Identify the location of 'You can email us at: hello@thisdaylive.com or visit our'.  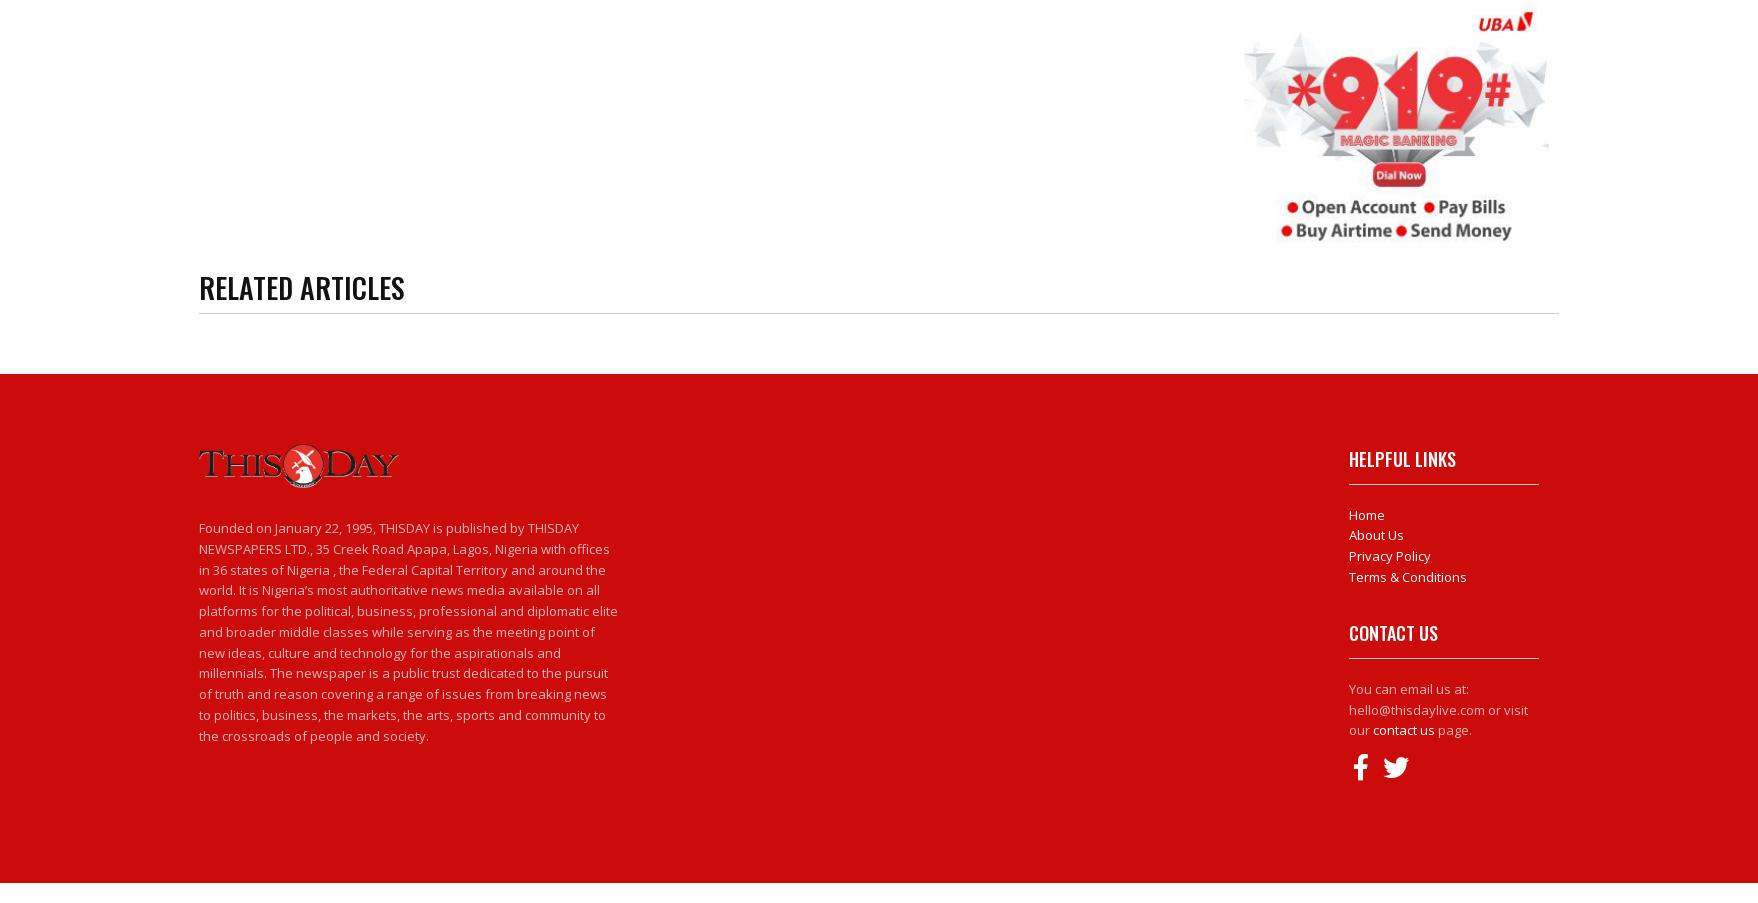
(1347, 708).